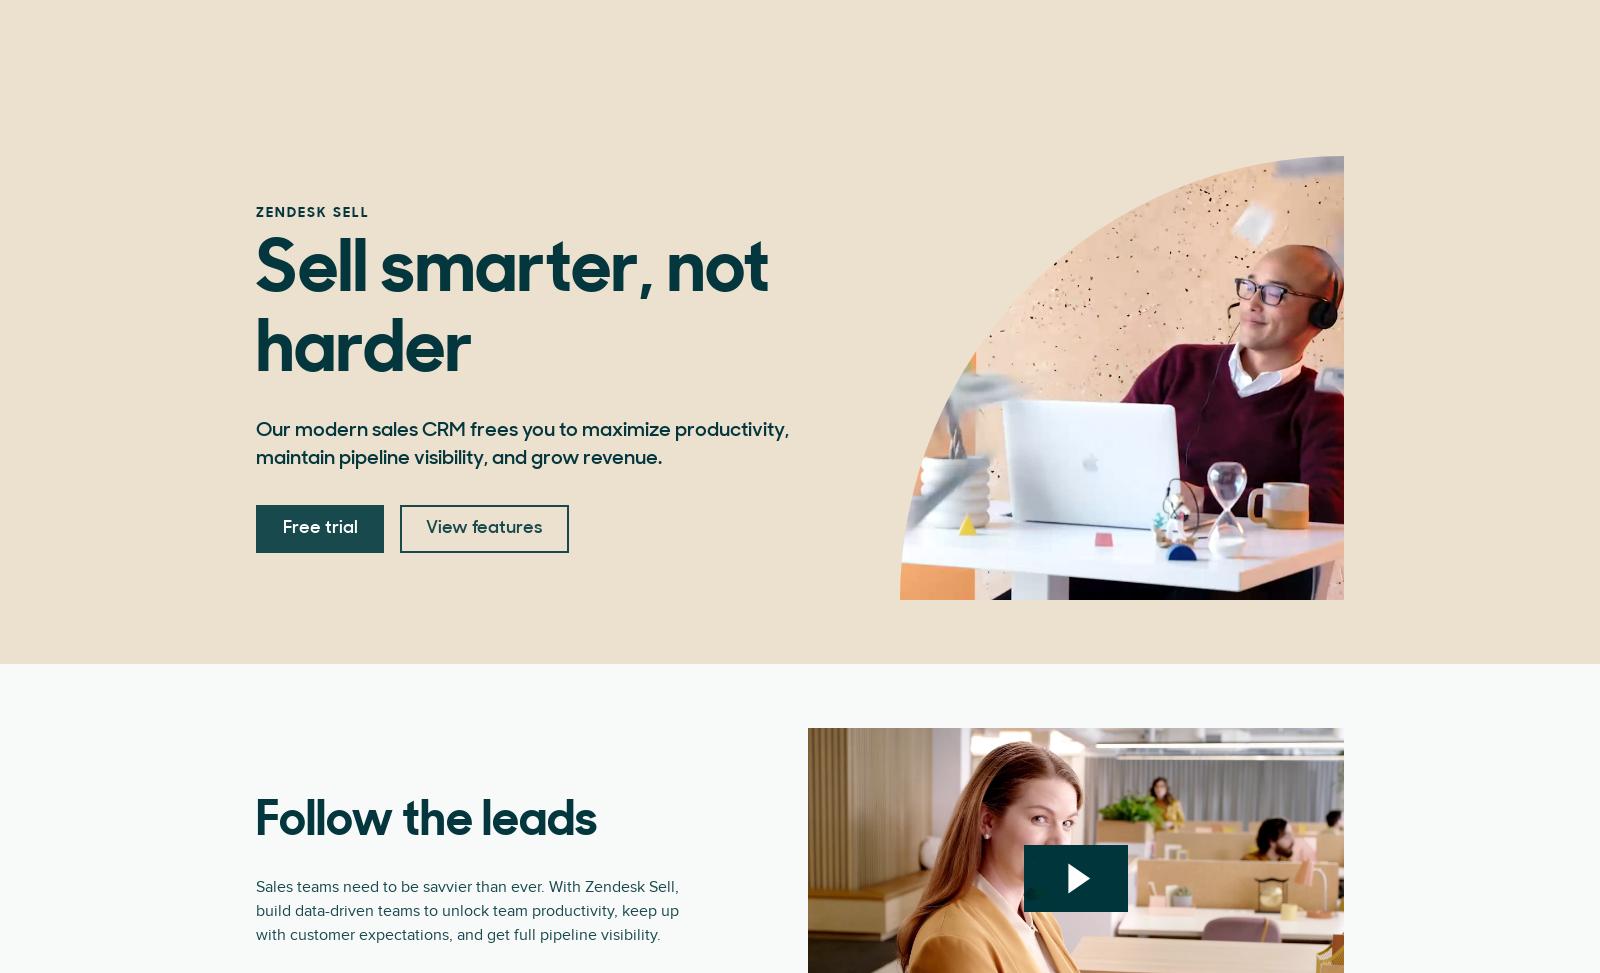 This screenshot has width=1600, height=973. Describe the element at coordinates (902, 125) in the screenshot. I see `'$115'` at that location.